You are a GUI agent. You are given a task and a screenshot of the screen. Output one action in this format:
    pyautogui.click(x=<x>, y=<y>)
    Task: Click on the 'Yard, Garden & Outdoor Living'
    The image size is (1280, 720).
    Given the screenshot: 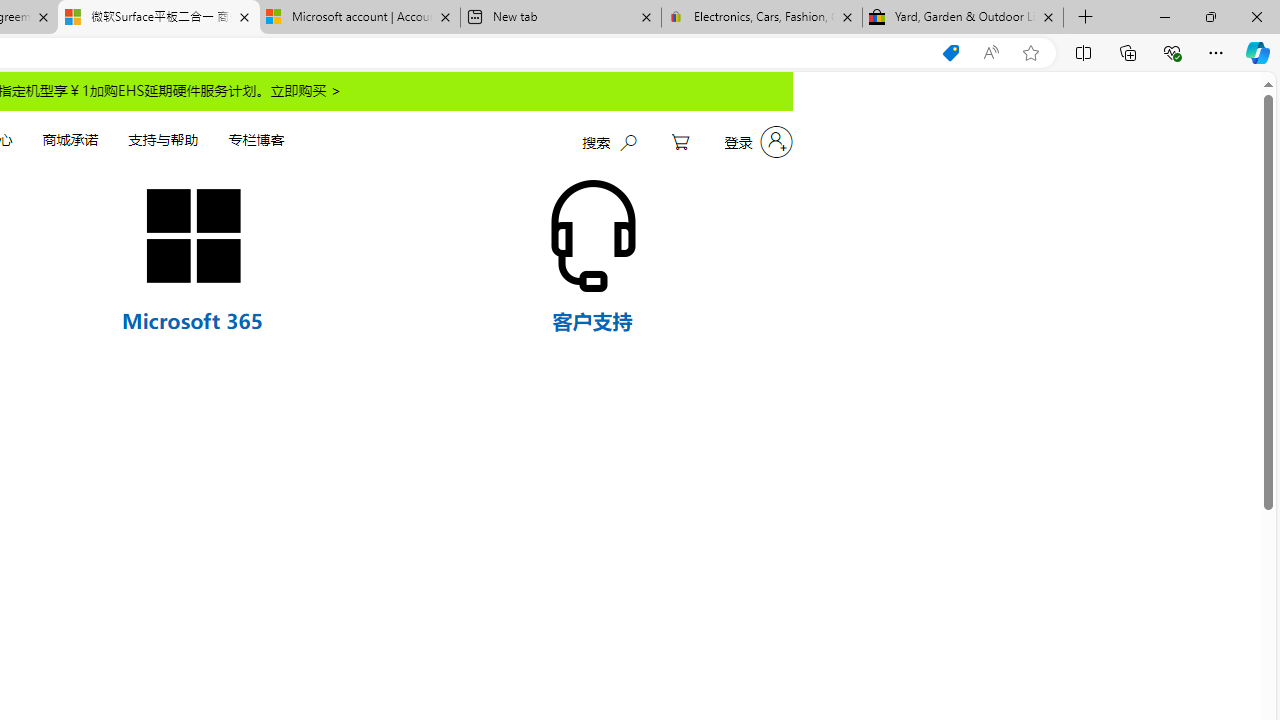 What is the action you would take?
    pyautogui.click(x=963, y=17)
    